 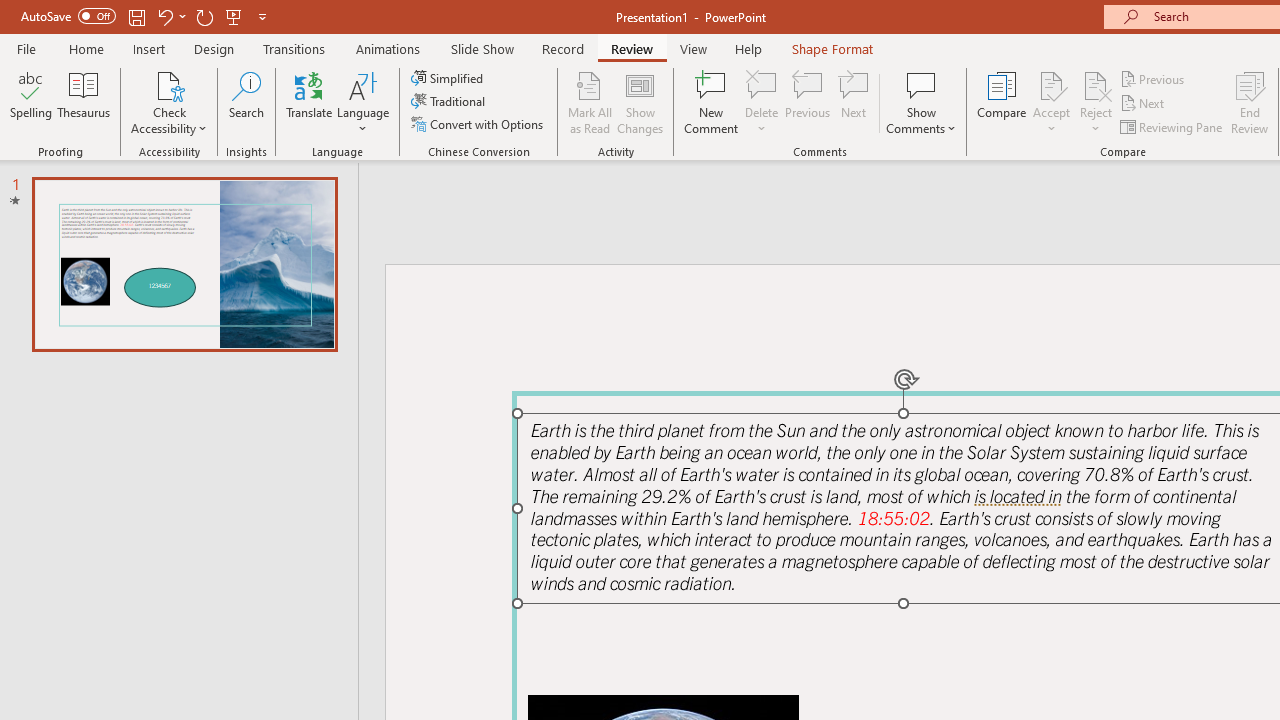 I want to click on 'Delete', so click(x=761, y=84).